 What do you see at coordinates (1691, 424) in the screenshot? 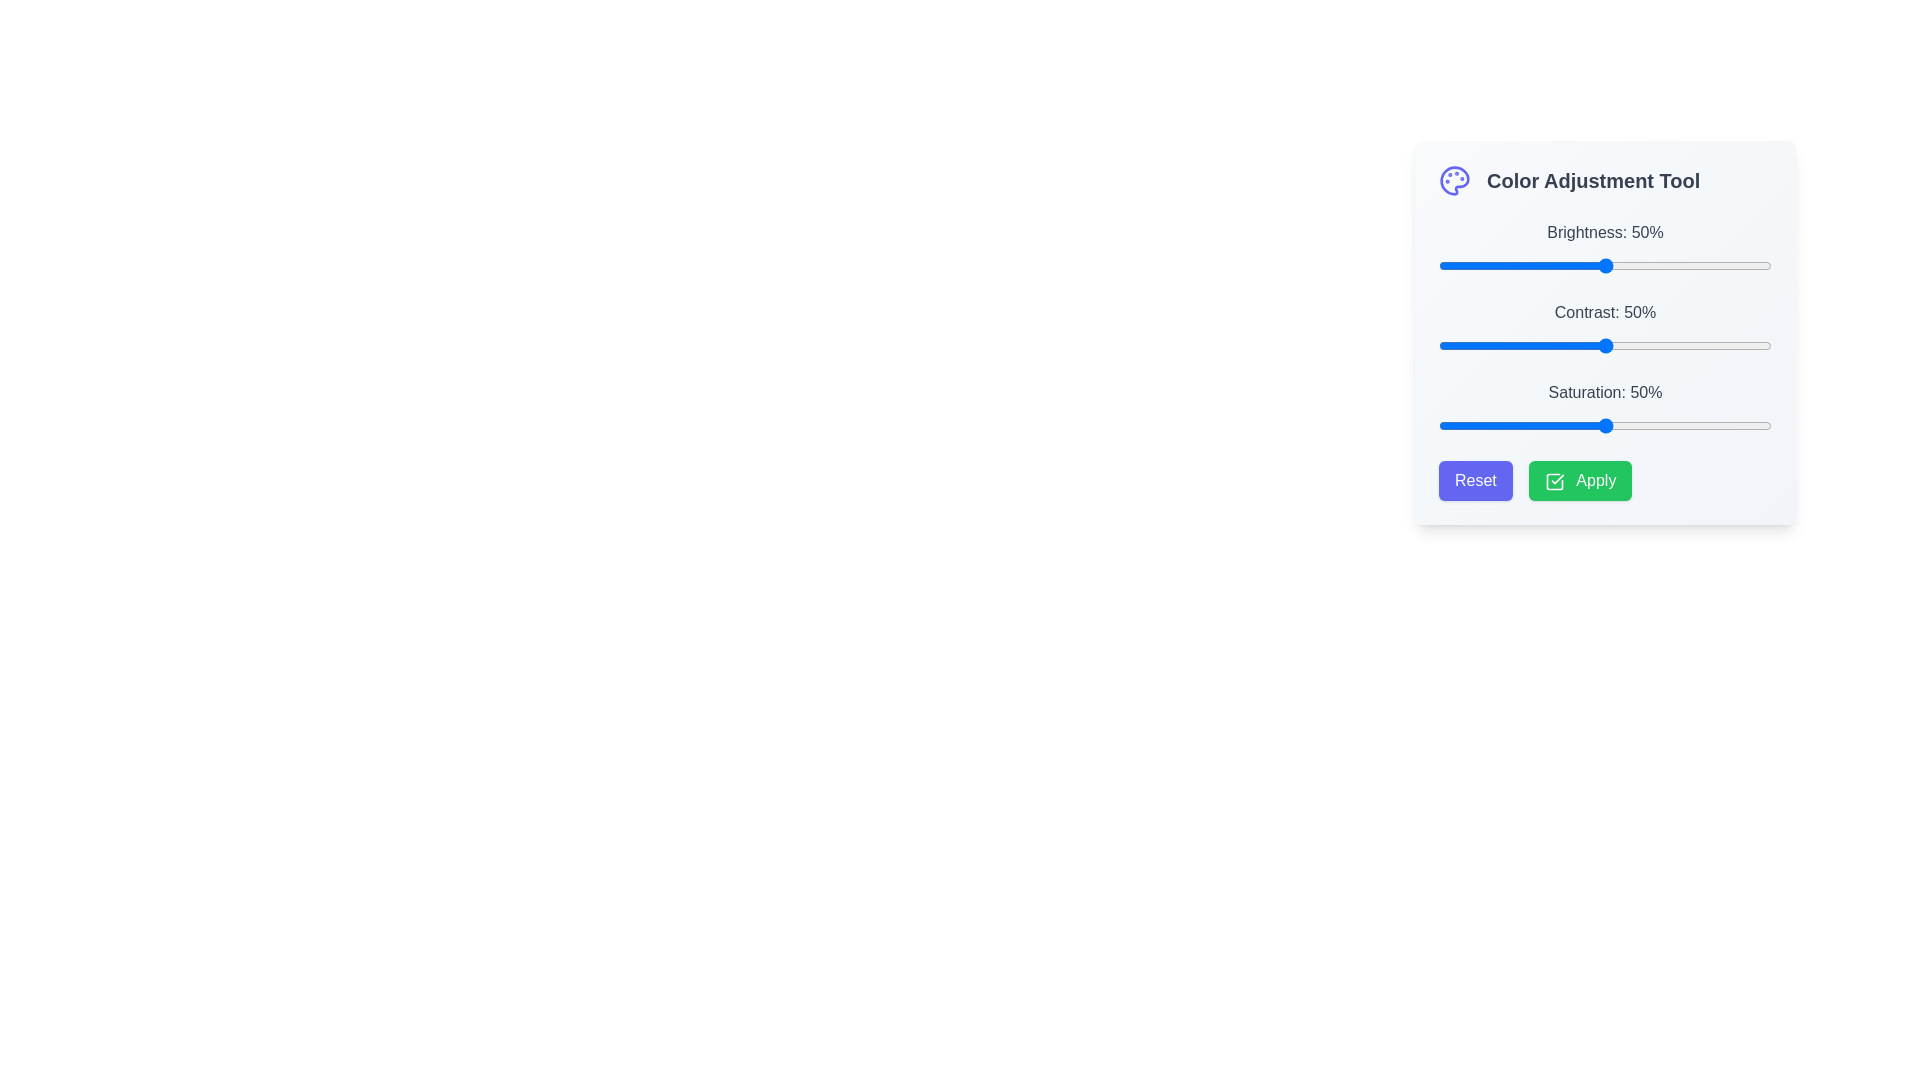
I see `the slider` at bounding box center [1691, 424].